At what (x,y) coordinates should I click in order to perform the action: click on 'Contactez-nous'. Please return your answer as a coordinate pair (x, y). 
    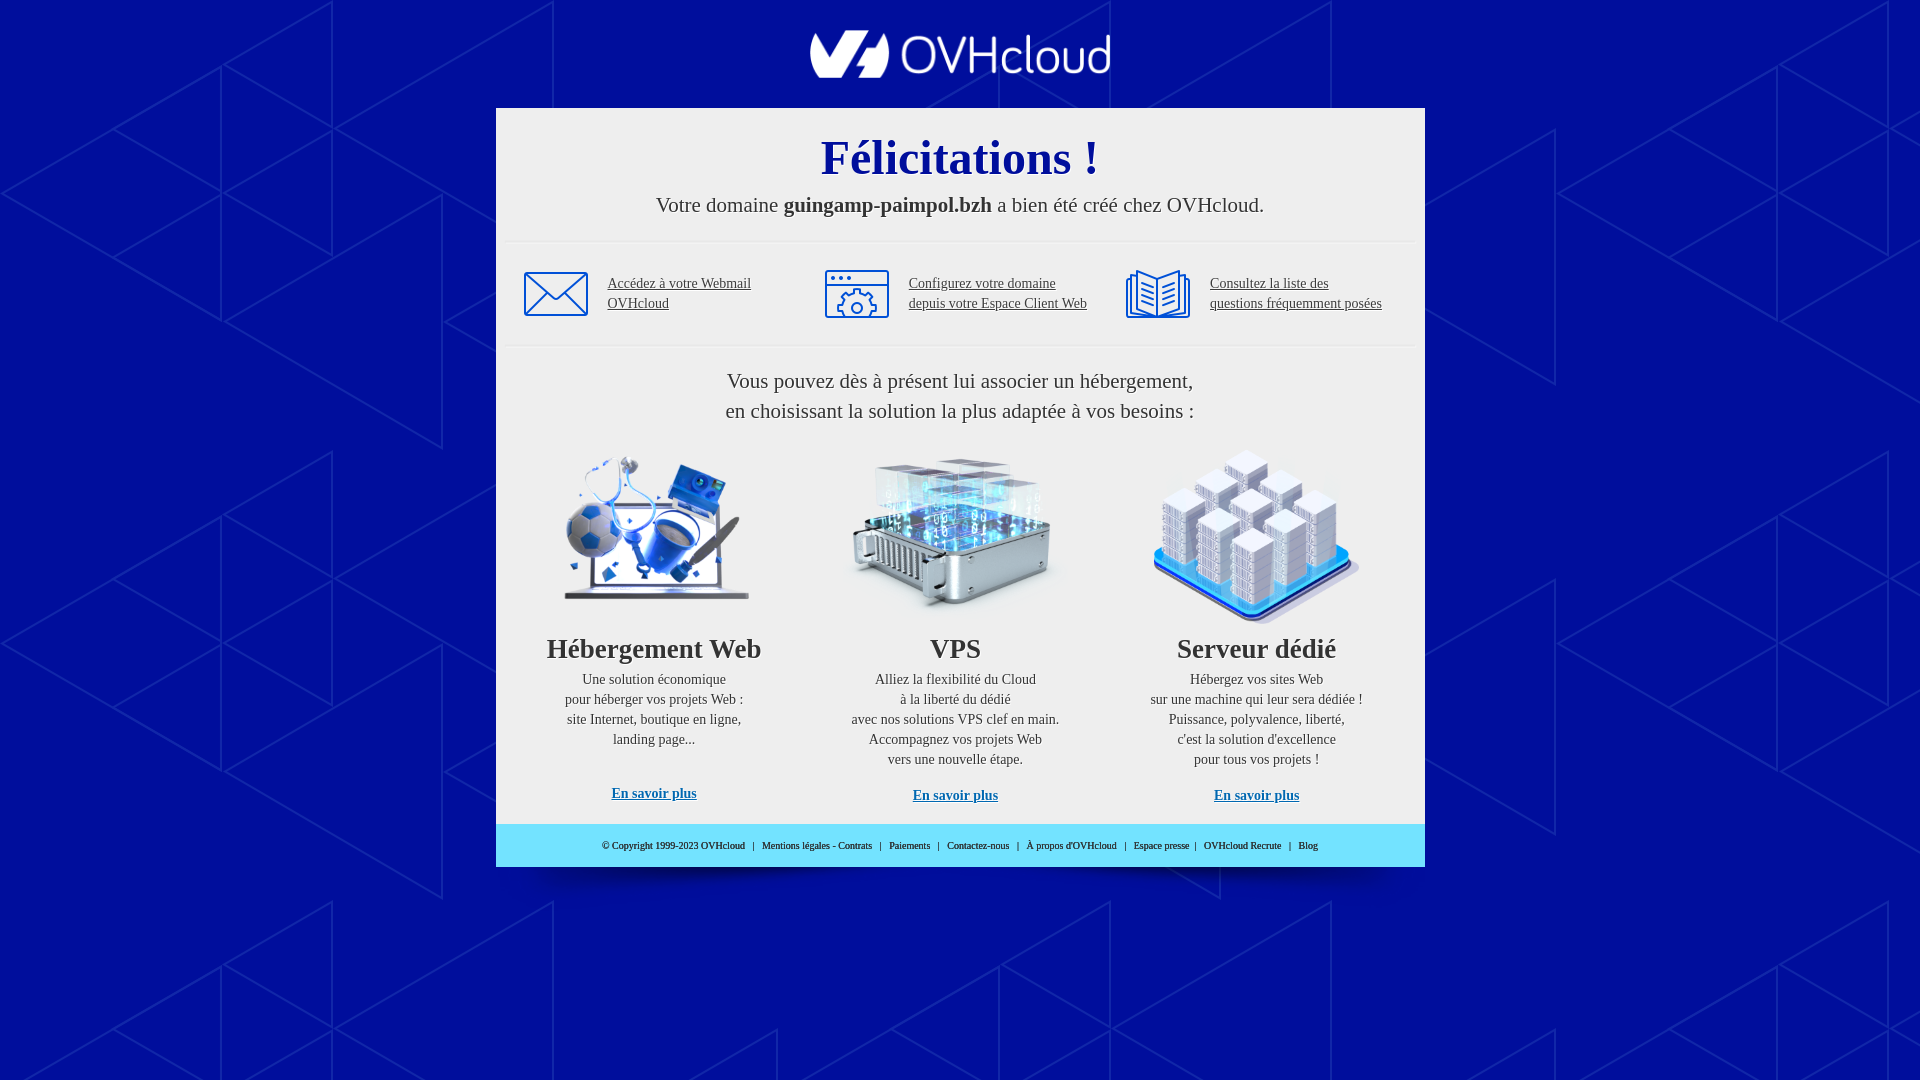
    Looking at the image, I should click on (978, 845).